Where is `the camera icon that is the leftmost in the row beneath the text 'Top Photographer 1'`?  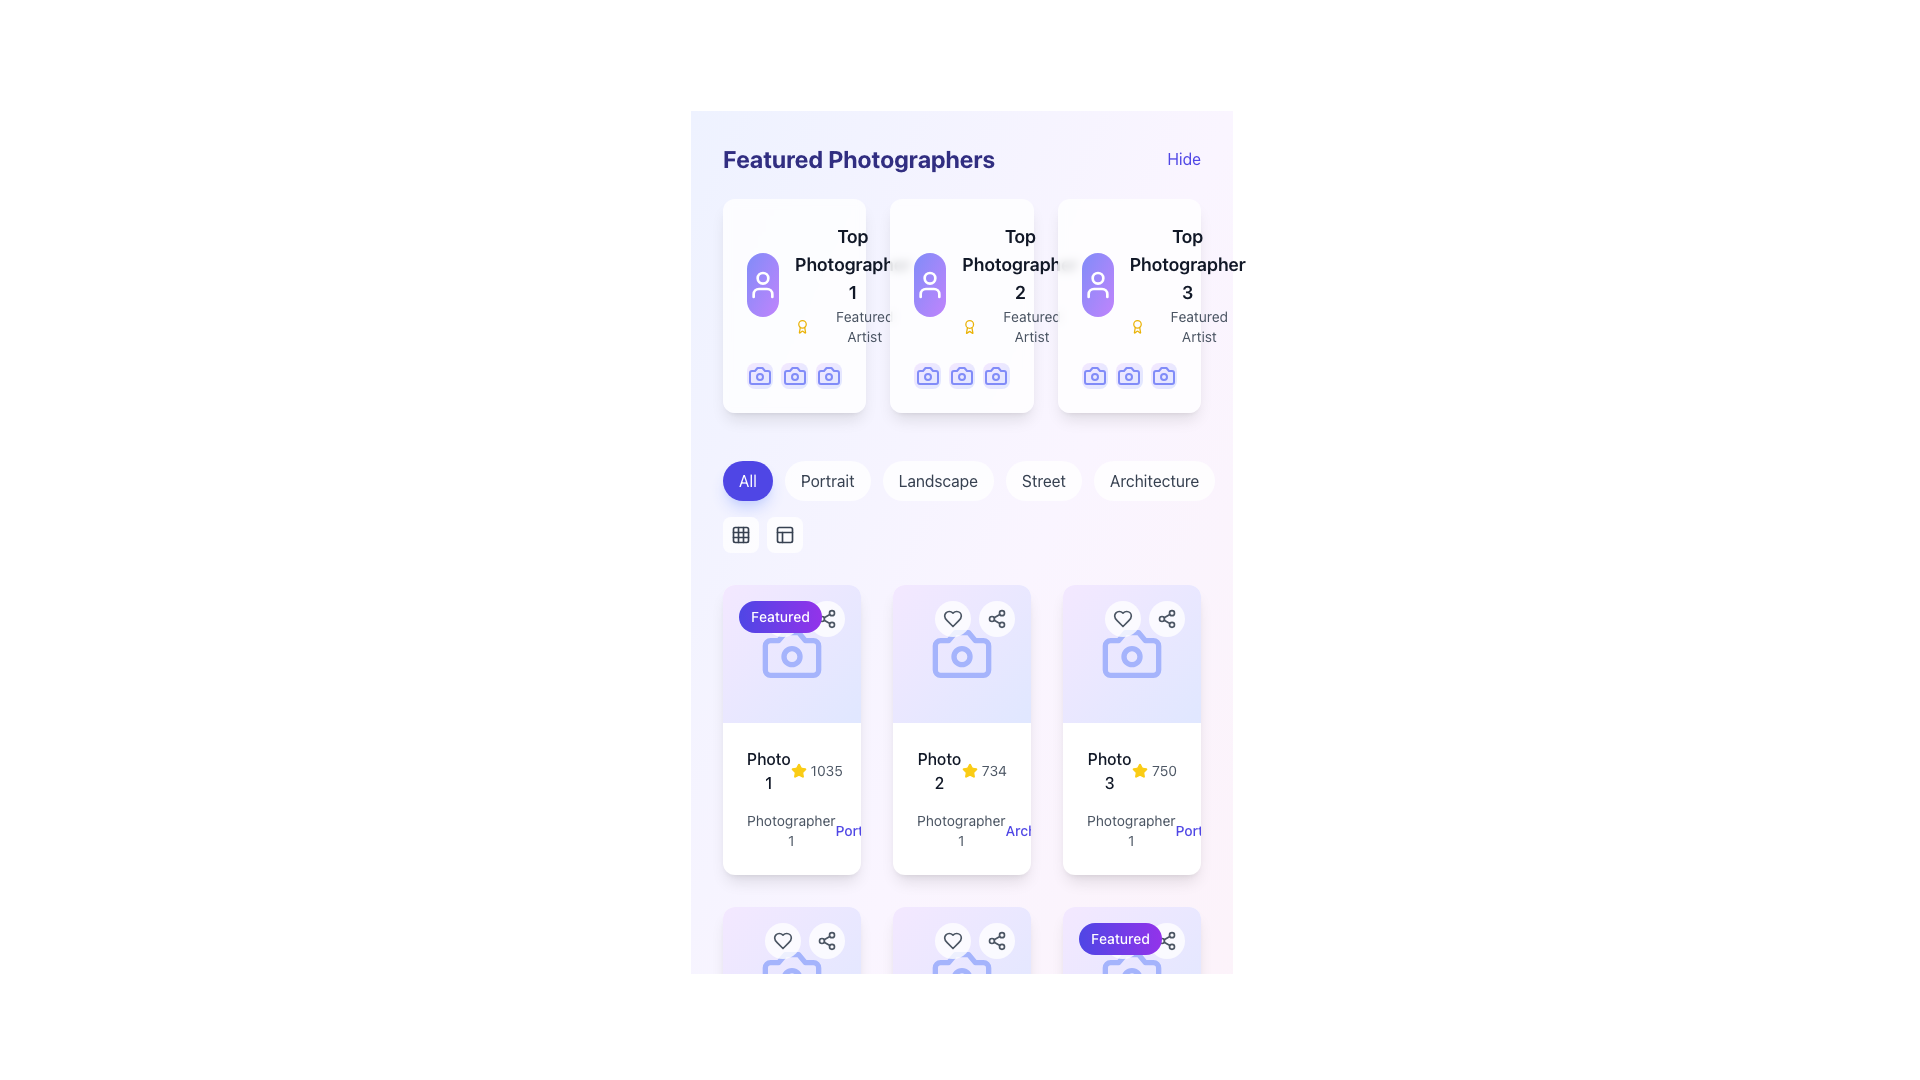 the camera icon that is the leftmost in the row beneath the text 'Top Photographer 1' is located at coordinates (793, 376).